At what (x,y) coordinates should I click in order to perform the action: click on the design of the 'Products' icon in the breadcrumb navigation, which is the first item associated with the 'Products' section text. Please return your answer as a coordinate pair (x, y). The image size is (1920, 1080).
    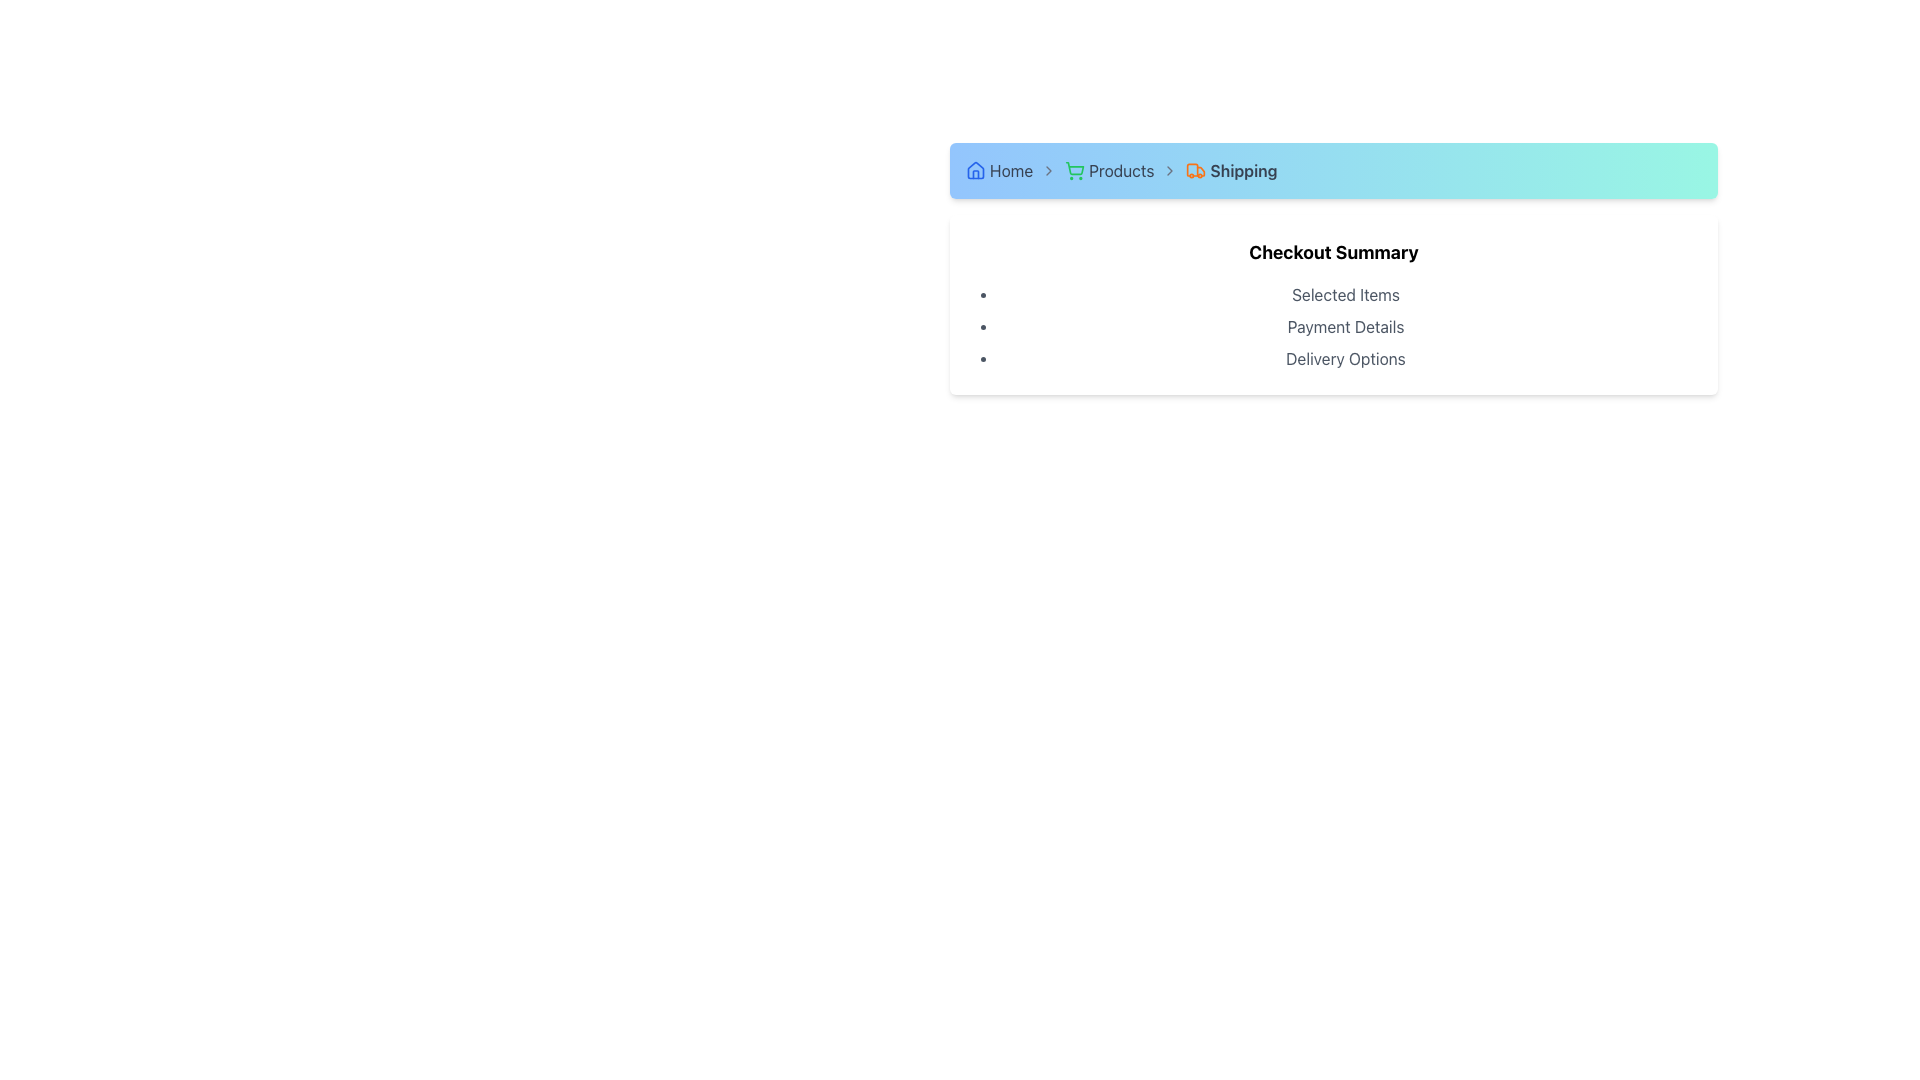
    Looking at the image, I should click on (1074, 169).